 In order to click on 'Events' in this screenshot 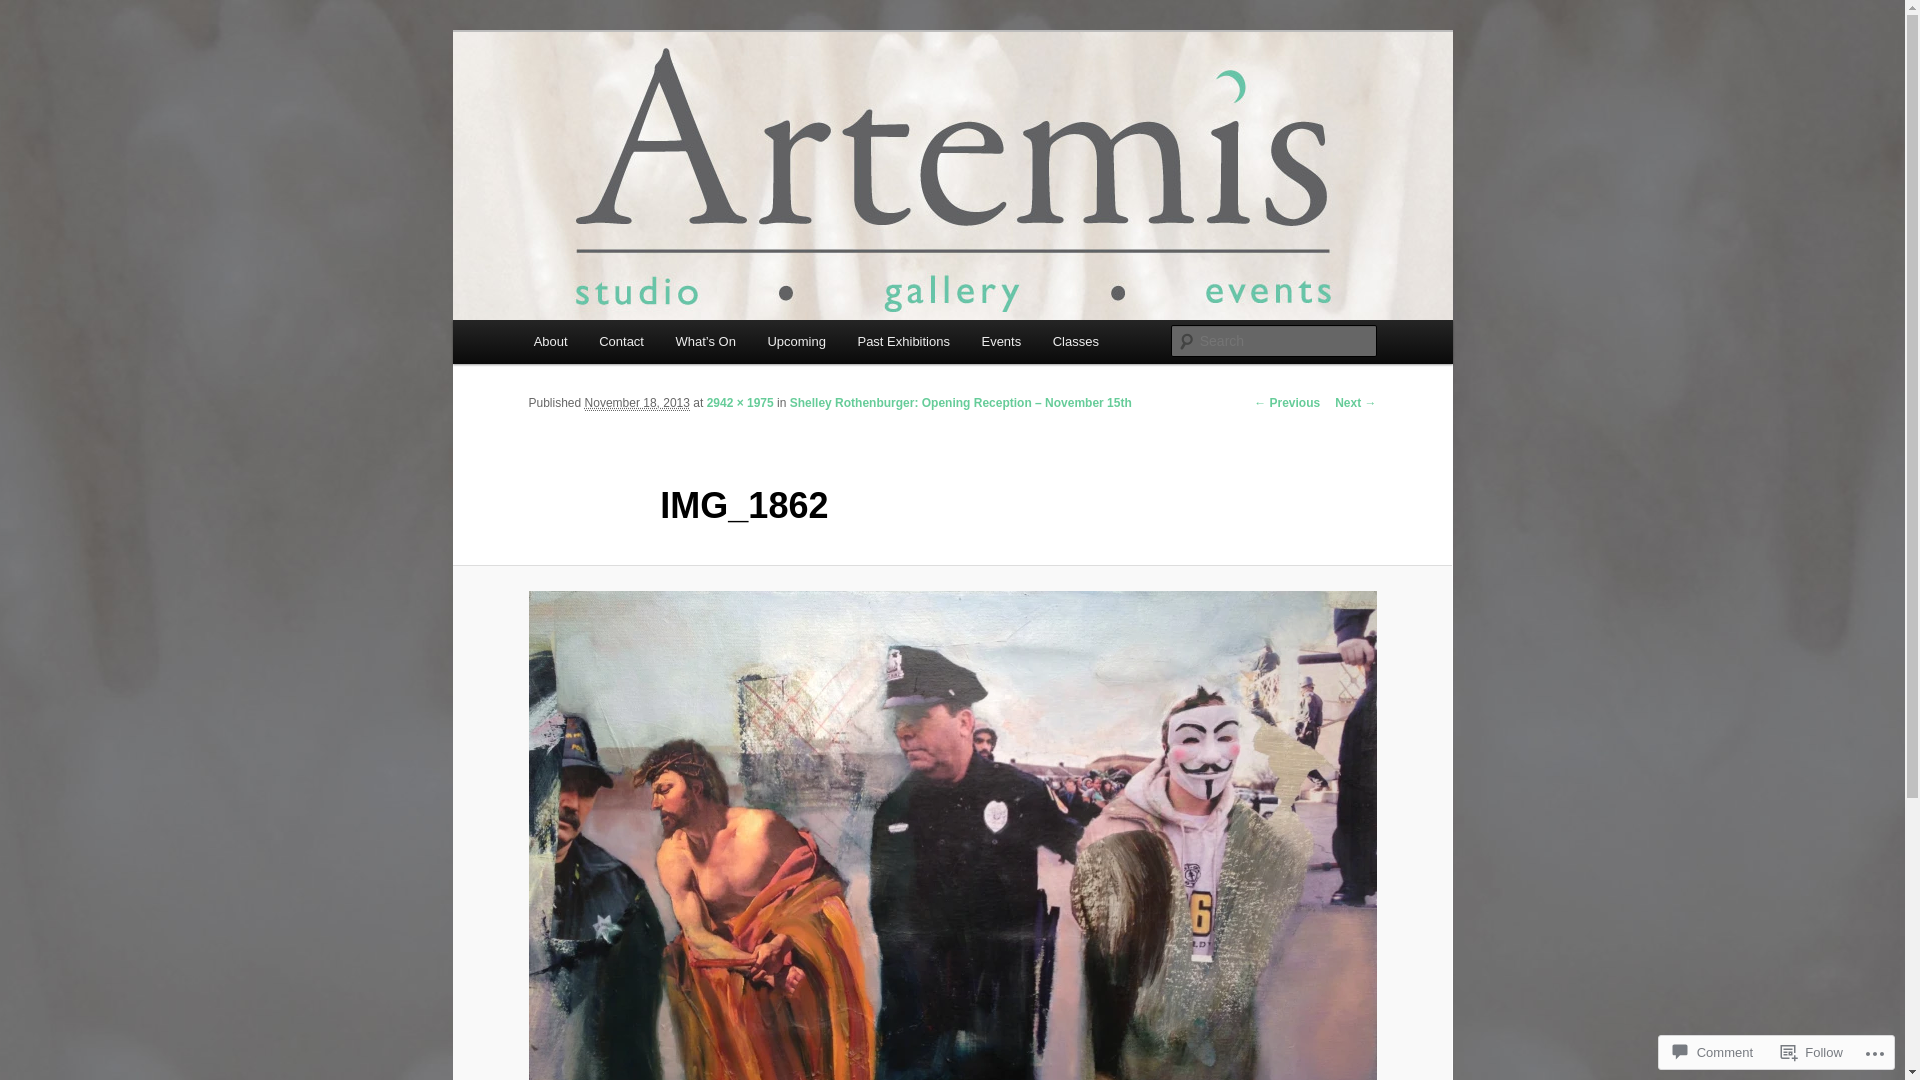, I will do `click(965, 340)`.